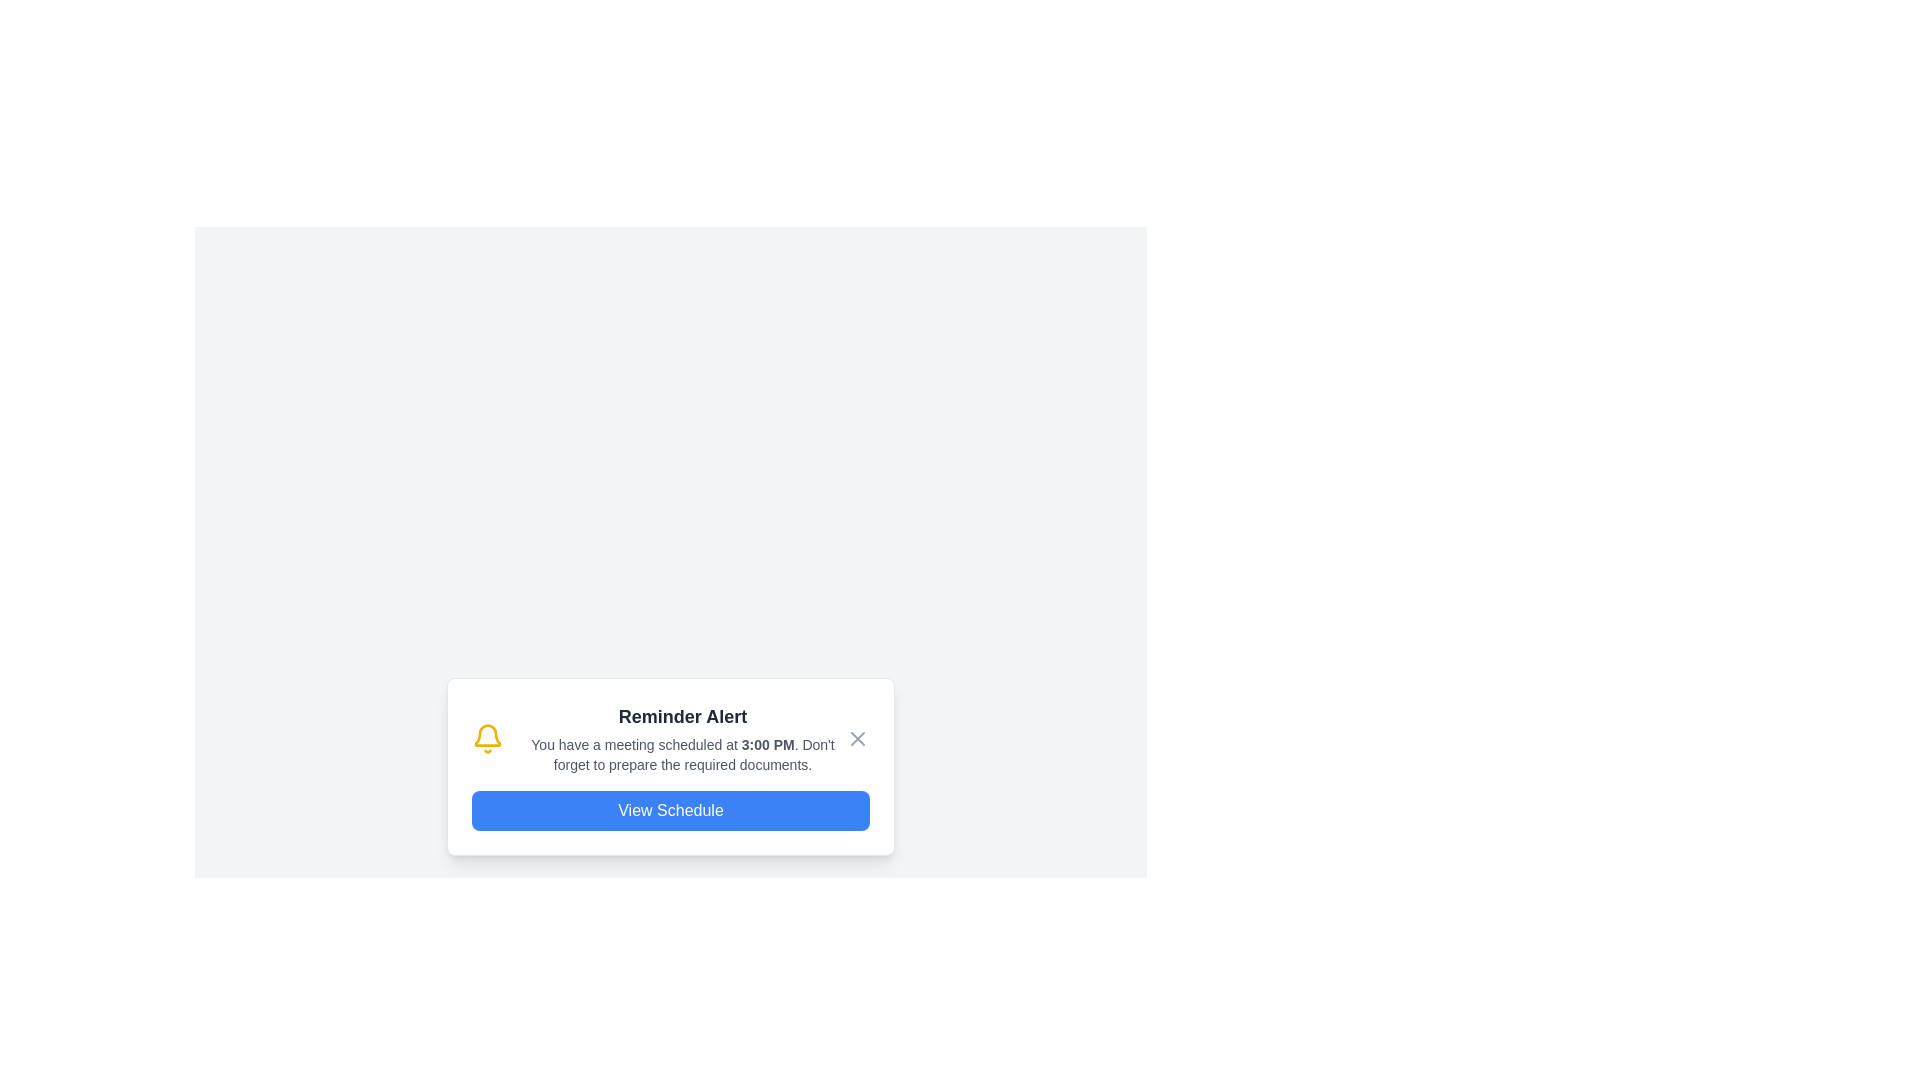  What do you see at coordinates (682, 716) in the screenshot?
I see `the 'Reminder Alert' text label which is prominently displayed at the top of the notification card` at bounding box center [682, 716].